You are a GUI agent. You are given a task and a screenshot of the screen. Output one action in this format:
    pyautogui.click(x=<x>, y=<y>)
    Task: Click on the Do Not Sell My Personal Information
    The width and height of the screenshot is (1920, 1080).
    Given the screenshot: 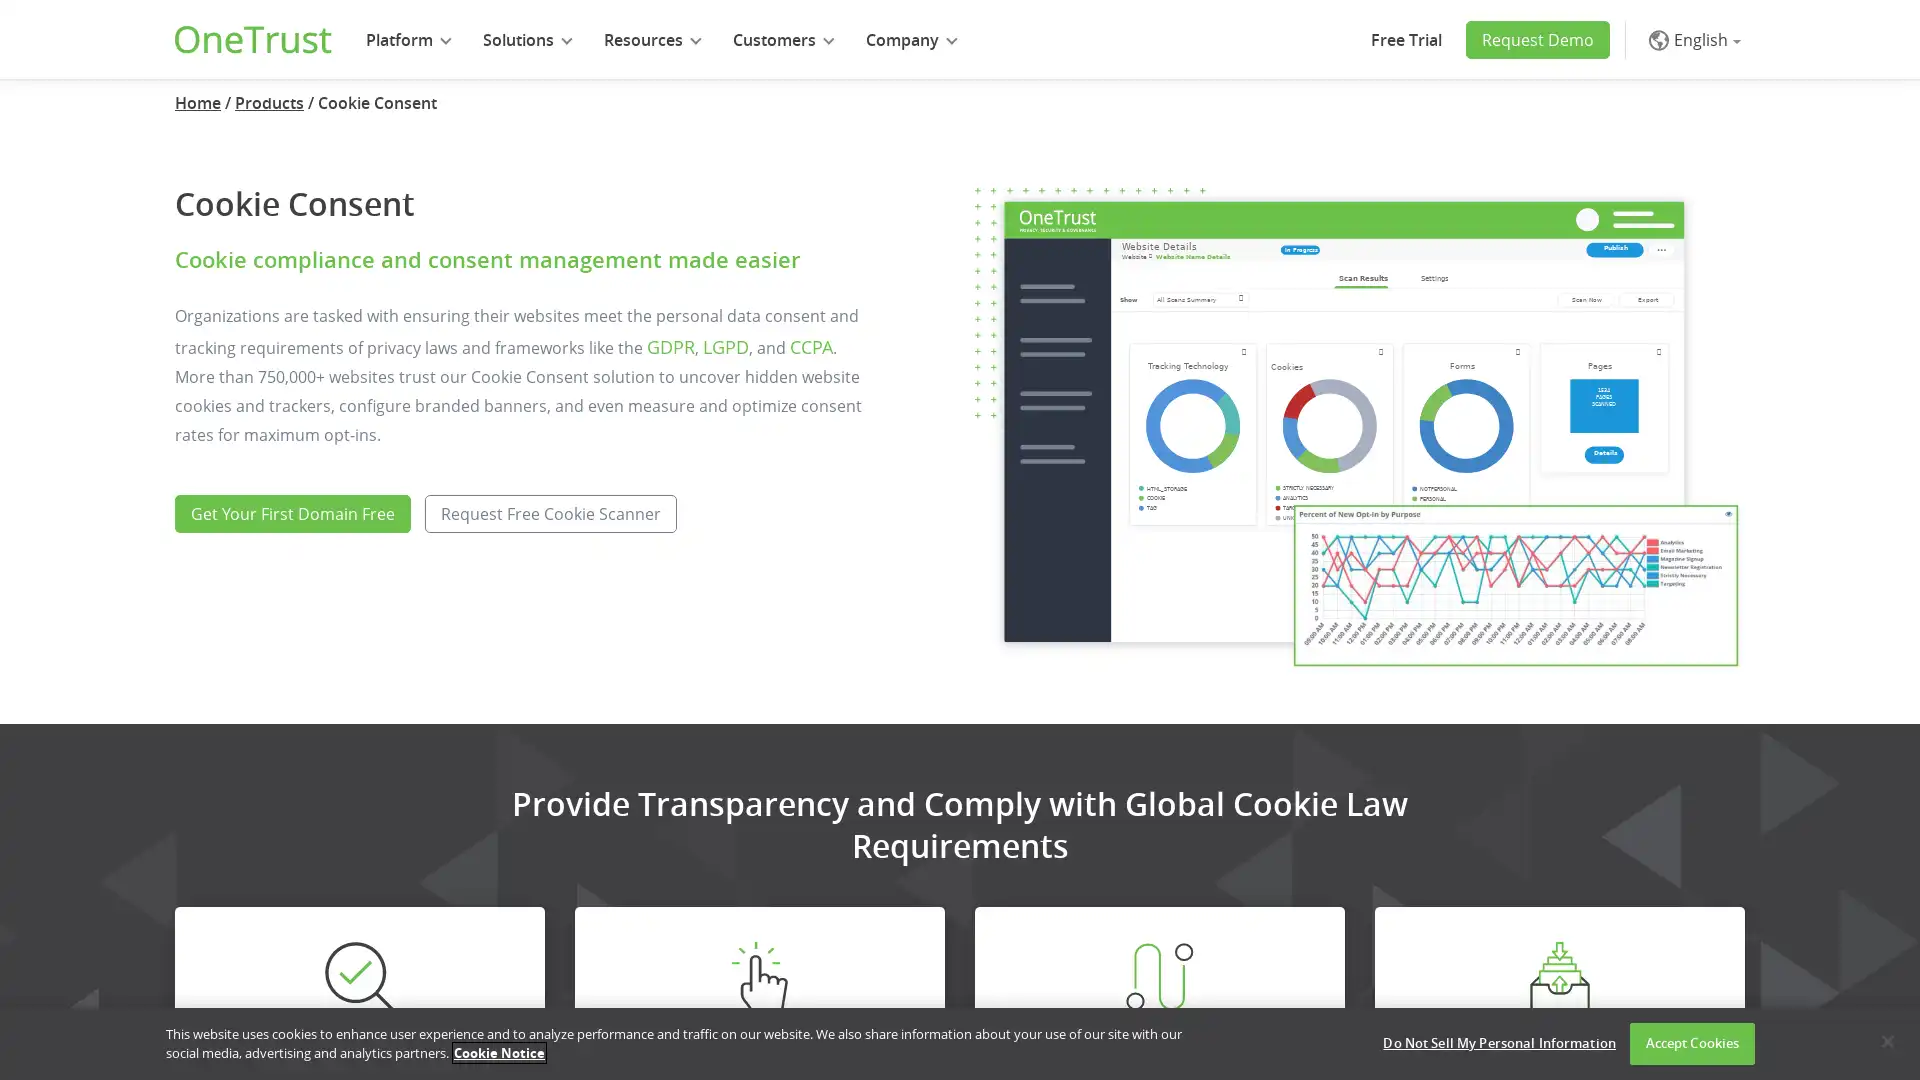 What is the action you would take?
    pyautogui.click(x=1499, y=1043)
    